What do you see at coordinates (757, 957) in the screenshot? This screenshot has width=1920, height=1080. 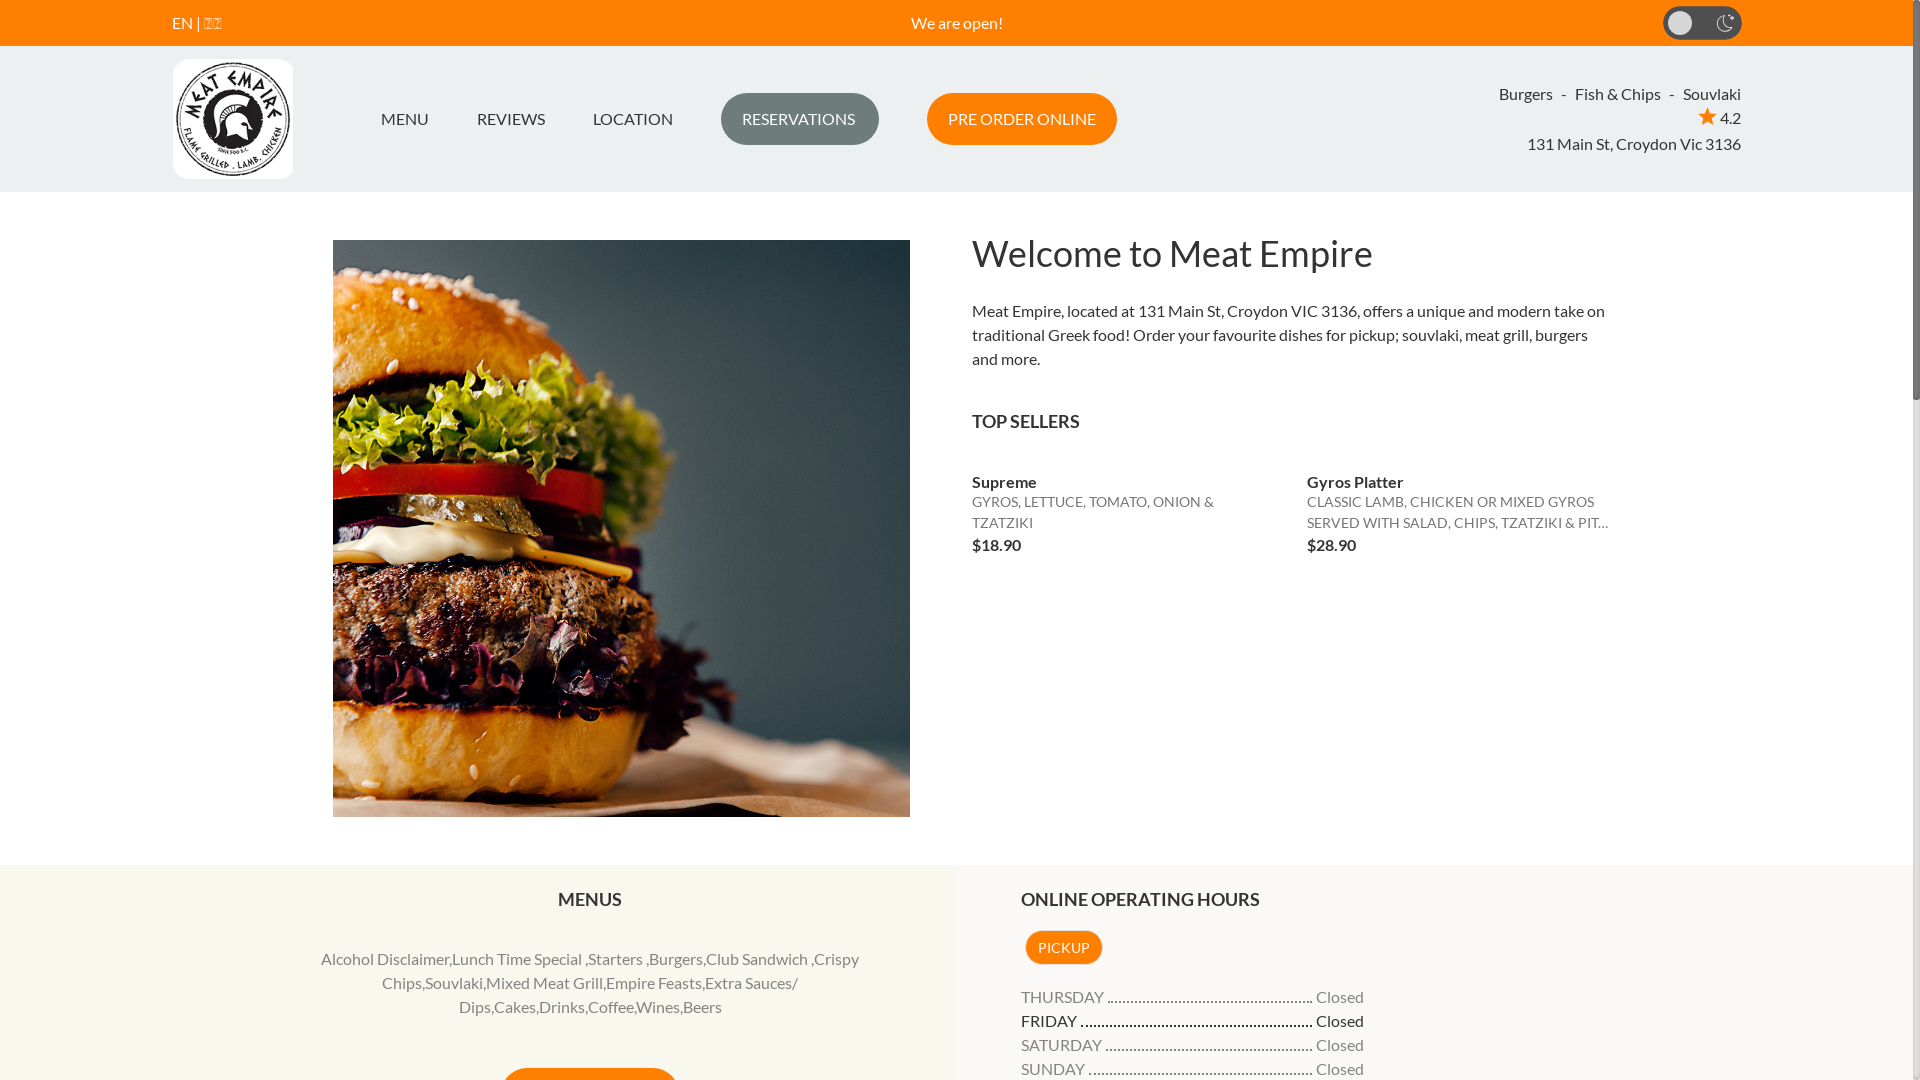 I see `'Club Sandwich'` at bounding box center [757, 957].